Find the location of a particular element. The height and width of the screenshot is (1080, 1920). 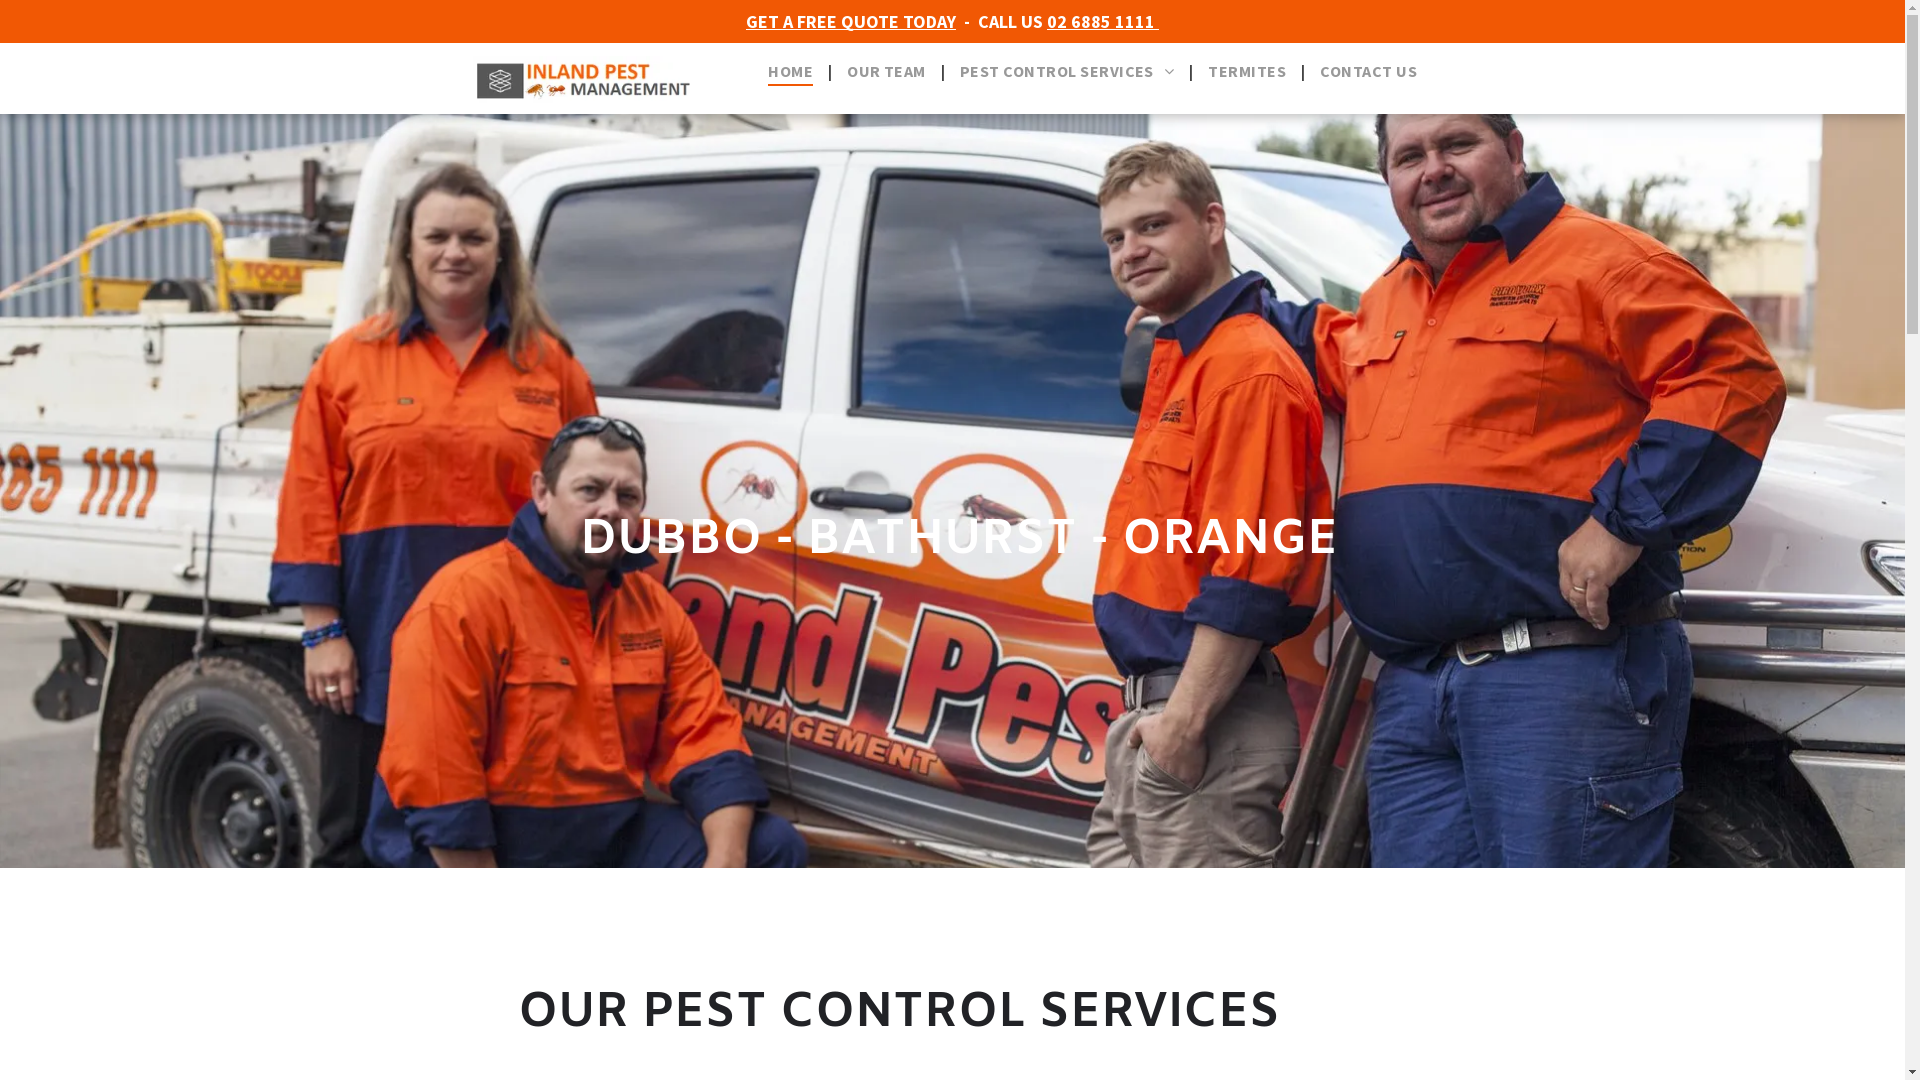

'GET A FREE QUOTE TODAY' is located at coordinates (850, 21).